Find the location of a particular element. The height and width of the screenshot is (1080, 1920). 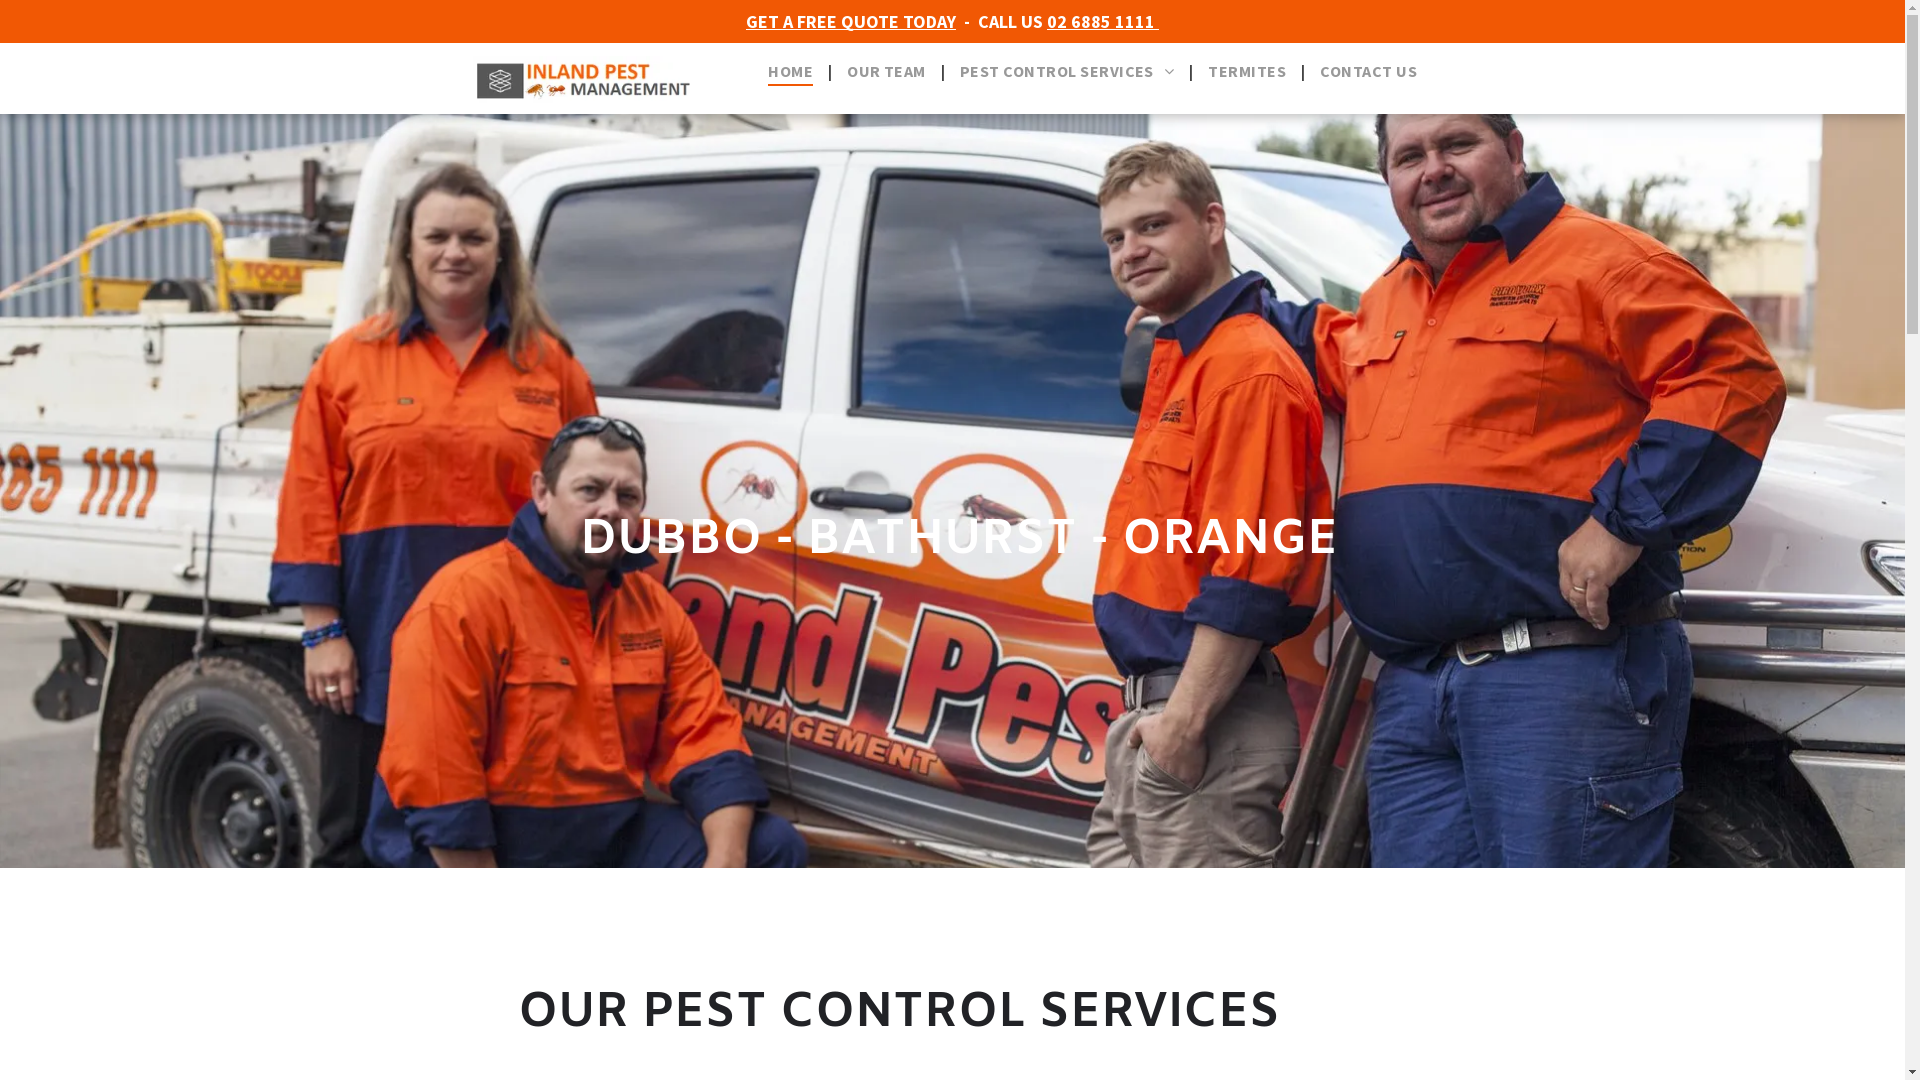

'GET A FREE QUOTE TODAY' is located at coordinates (850, 21).